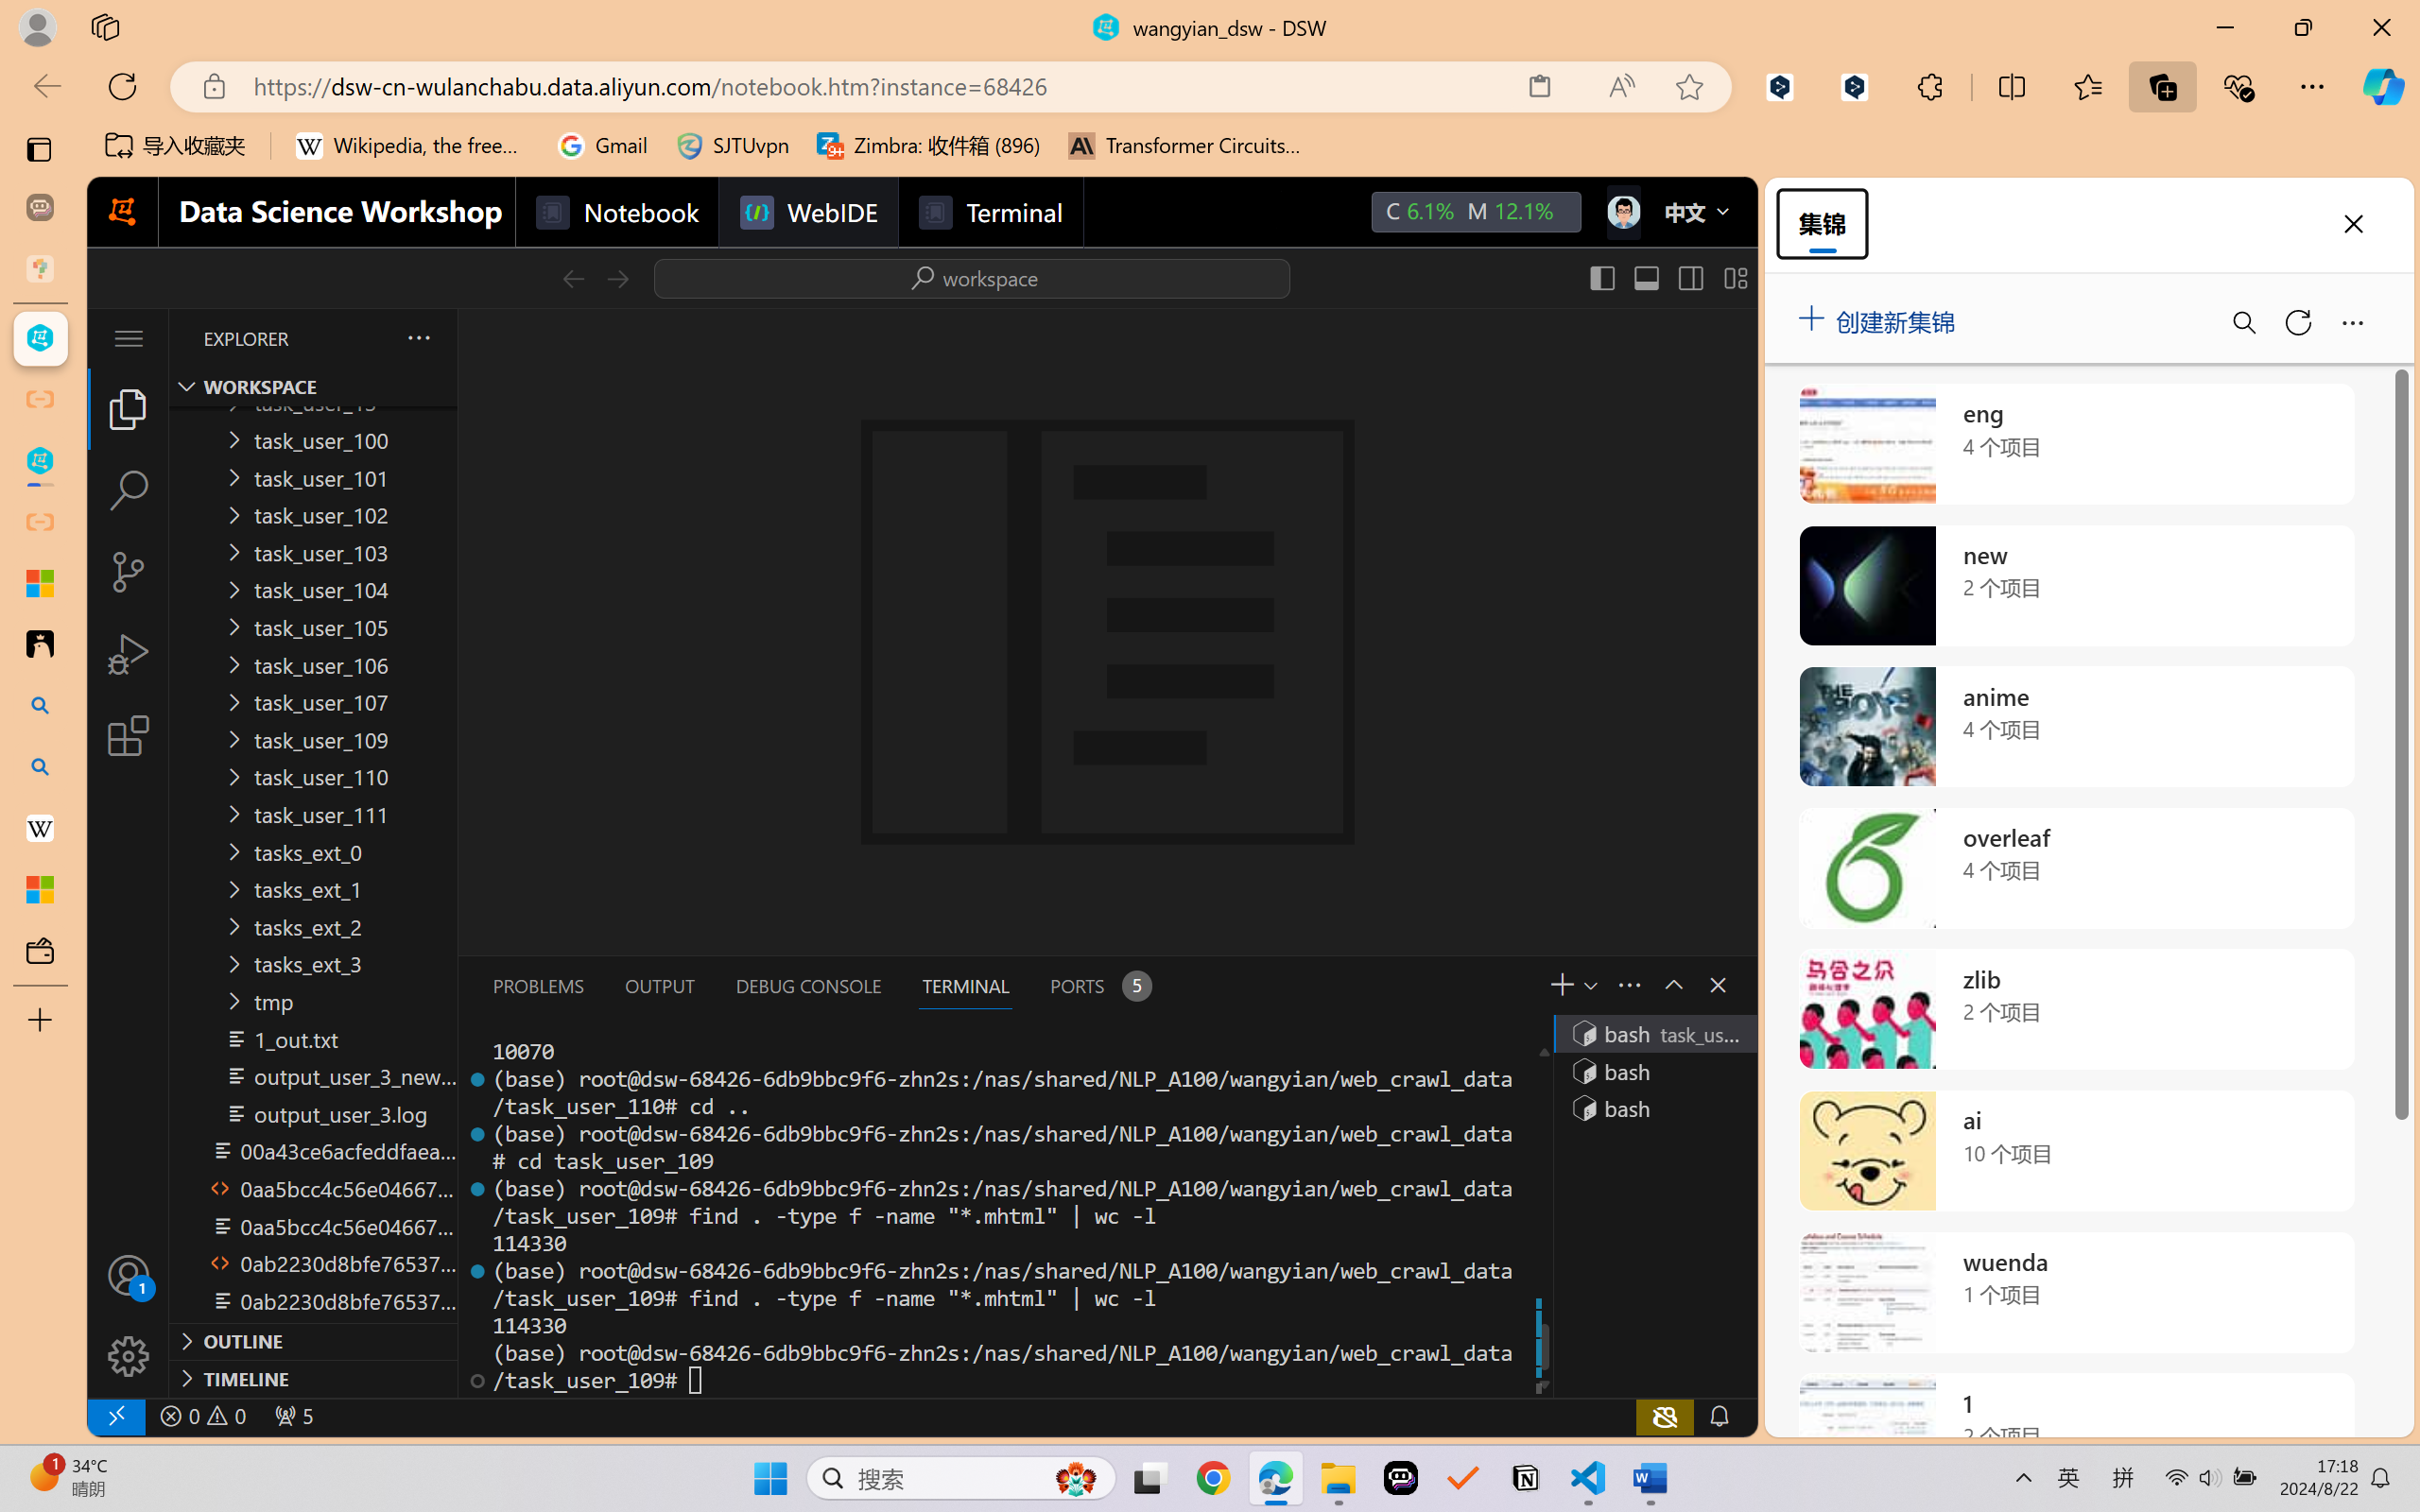 The height and width of the screenshot is (1512, 2420). Describe the element at coordinates (991, 211) in the screenshot. I see `'Terminal'` at that location.